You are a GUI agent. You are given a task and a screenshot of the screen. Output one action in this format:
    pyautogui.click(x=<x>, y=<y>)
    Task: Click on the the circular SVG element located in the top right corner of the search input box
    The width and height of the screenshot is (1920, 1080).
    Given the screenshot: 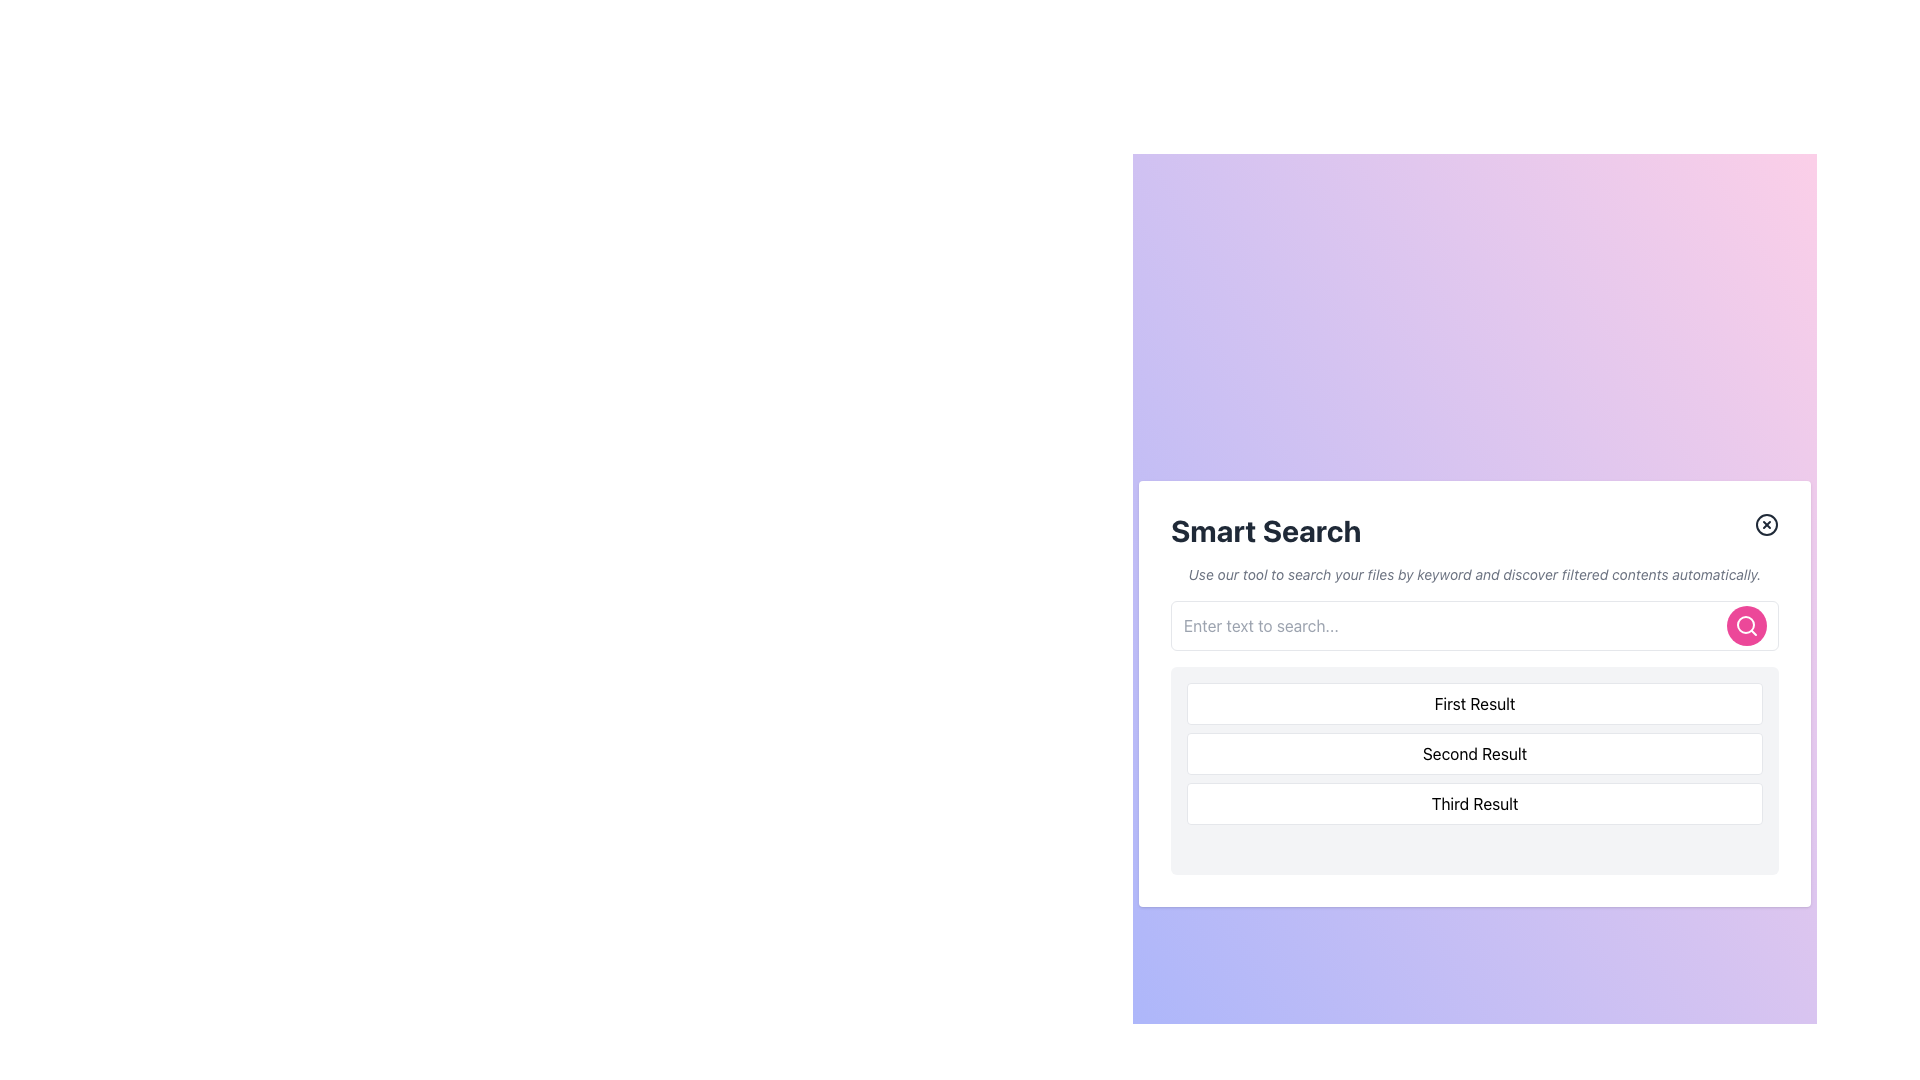 What is the action you would take?
    pyautogui.click(x=1745, y=623)
    